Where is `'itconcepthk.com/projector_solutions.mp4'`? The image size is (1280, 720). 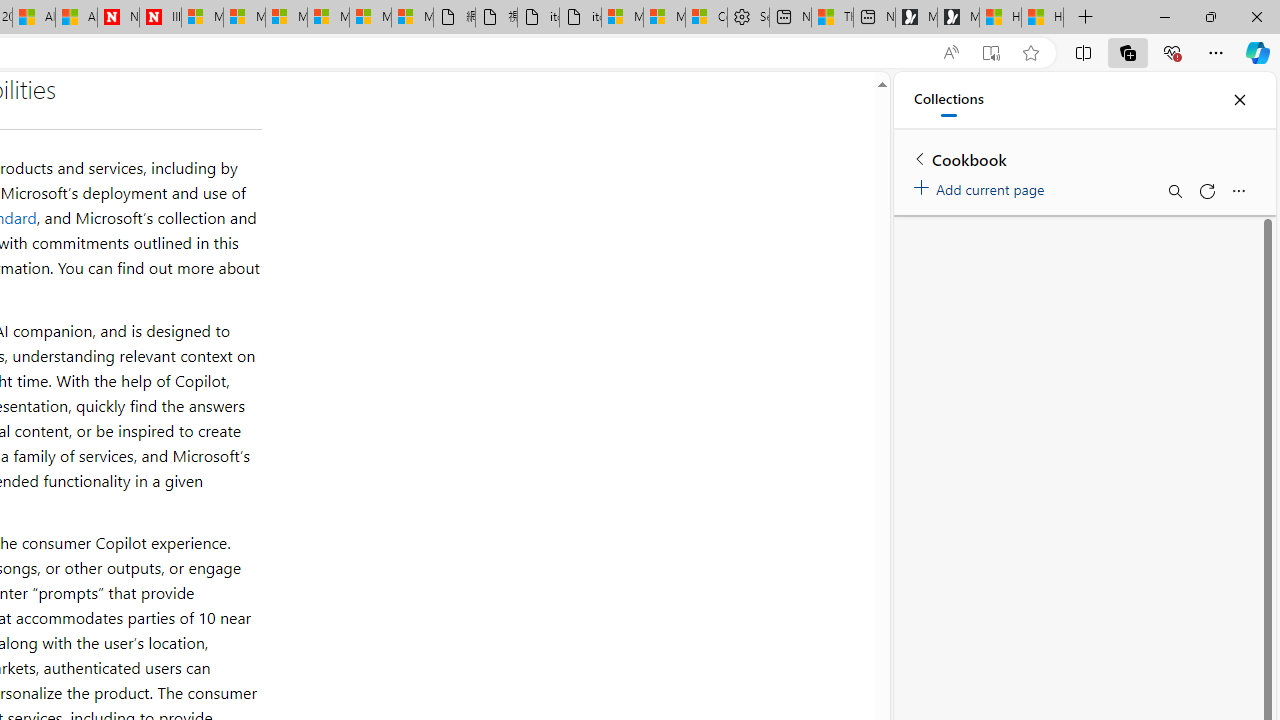
'itconcepthk.com/projector_solutions.mp4' is located at coordinates (579, 17).